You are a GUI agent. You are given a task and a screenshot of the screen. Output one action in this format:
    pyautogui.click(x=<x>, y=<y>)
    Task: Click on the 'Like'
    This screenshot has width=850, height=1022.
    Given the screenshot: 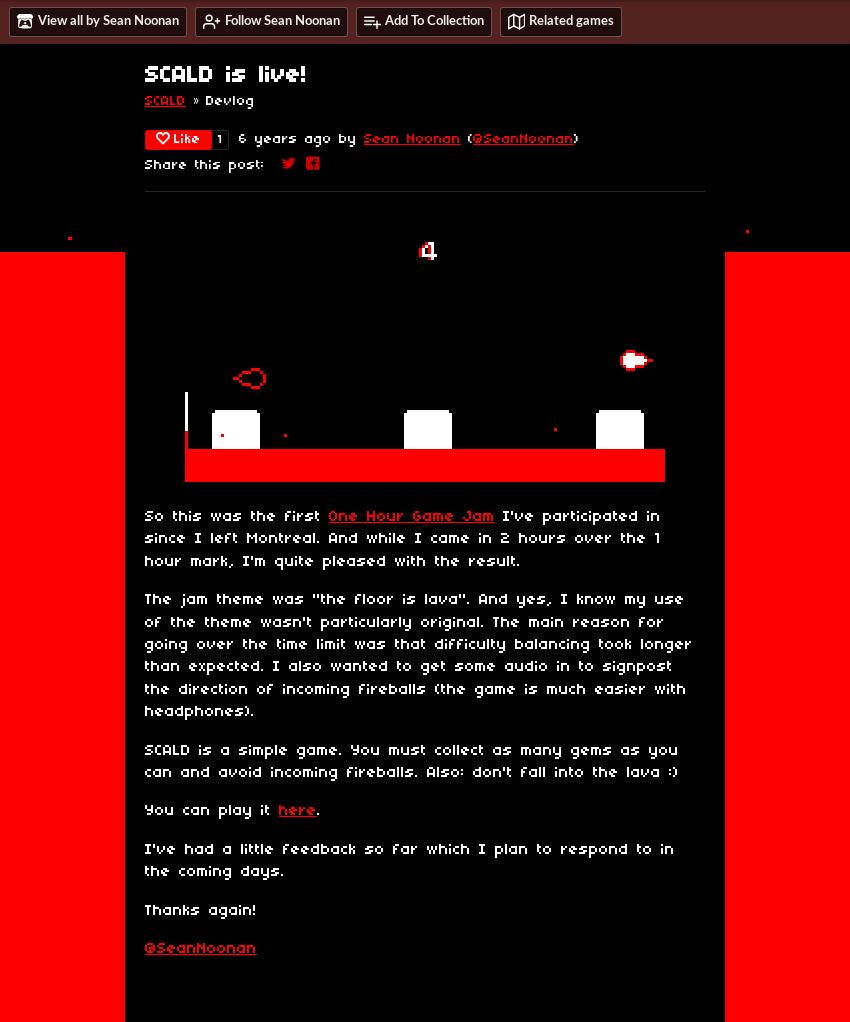 What is the action you would take?
    pyautogui.click(x=172, y=139)
    